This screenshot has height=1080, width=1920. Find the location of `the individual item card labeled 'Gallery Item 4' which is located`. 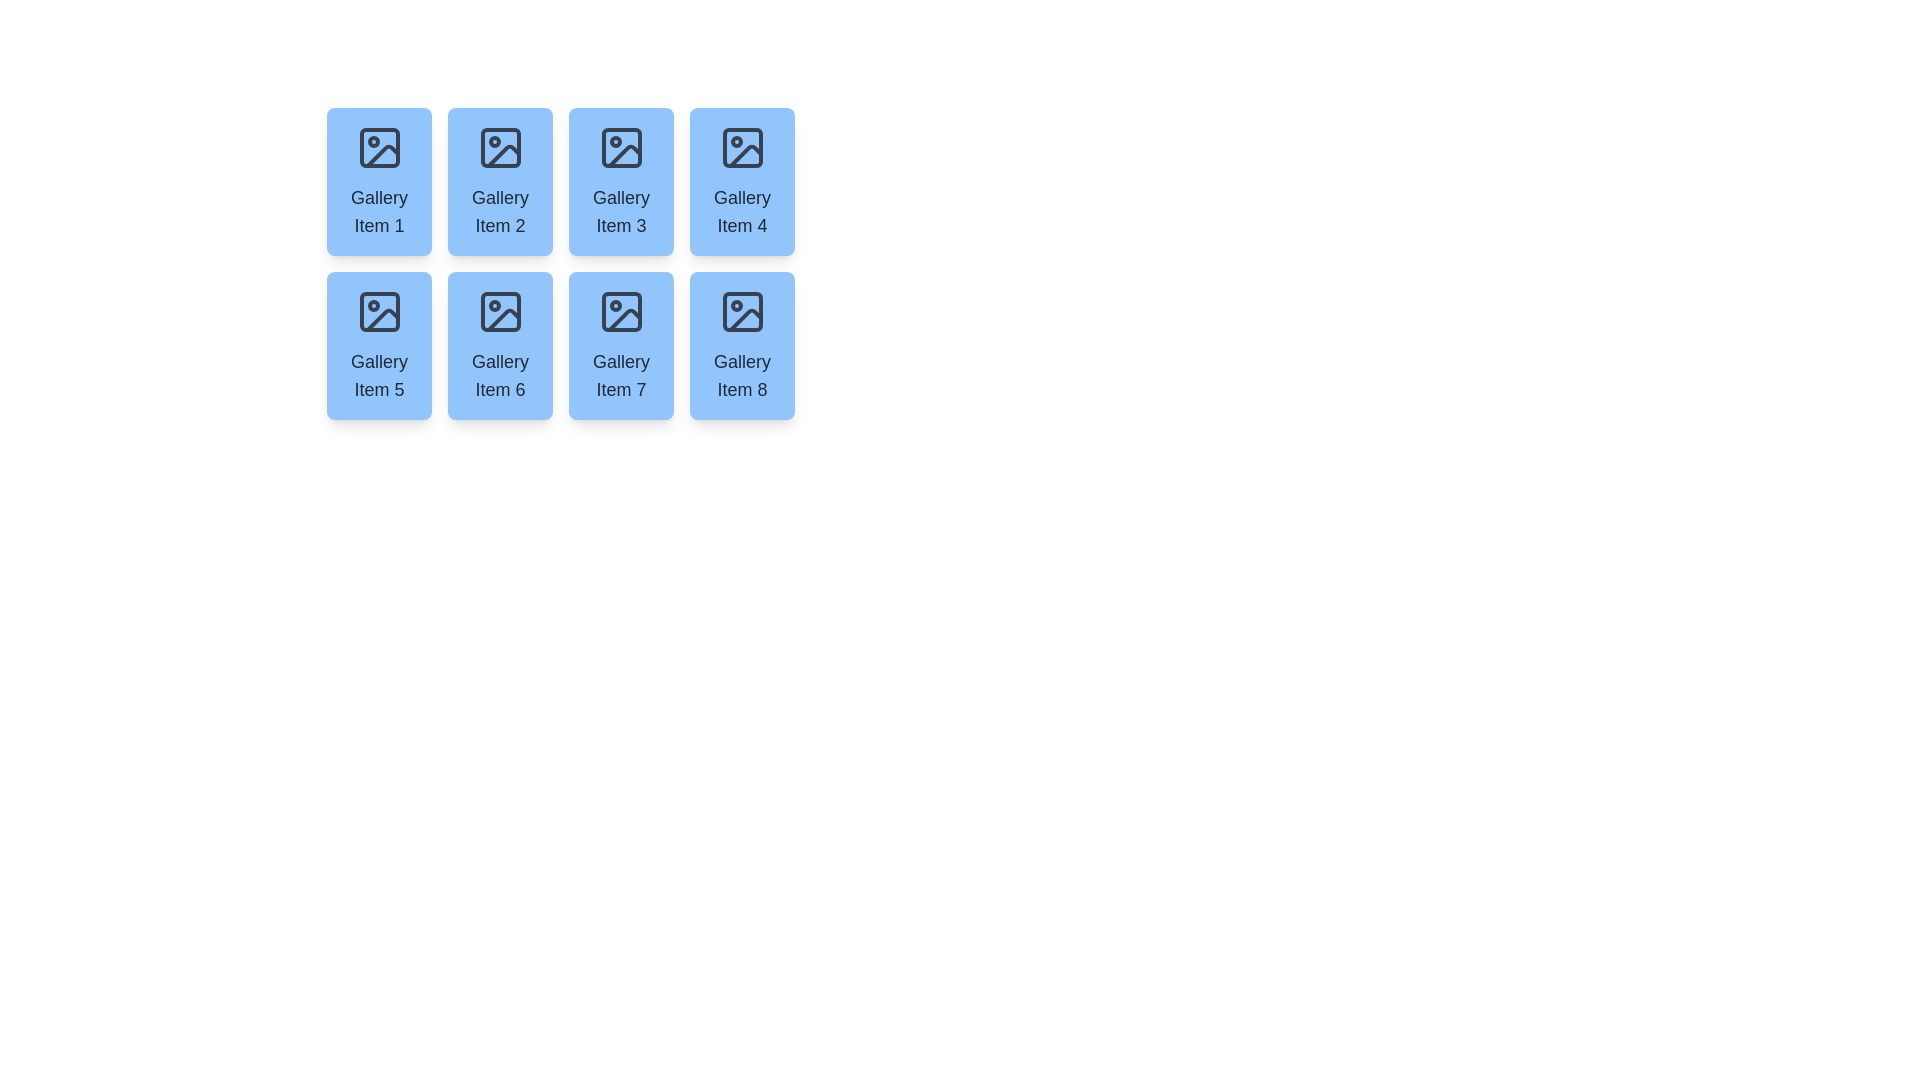

the individual item card labeled 'Gallery Item 4' which is located is located at coordinates (741, 181).